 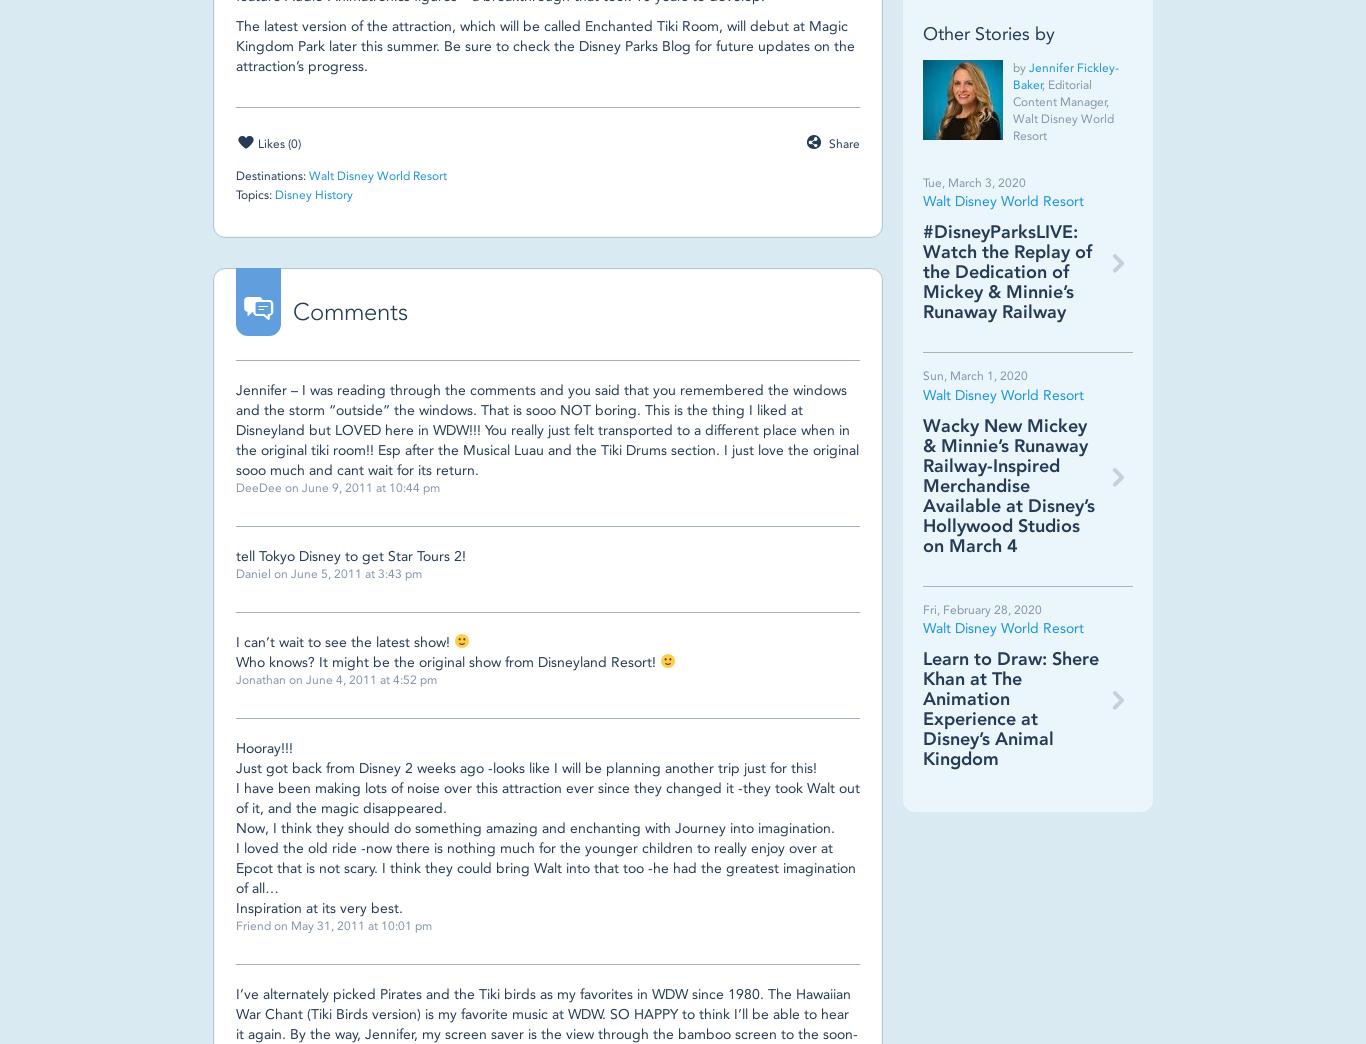 I want to click on 'on June 5, 2011 at 3:43 pm', so click(x=345, y=572).